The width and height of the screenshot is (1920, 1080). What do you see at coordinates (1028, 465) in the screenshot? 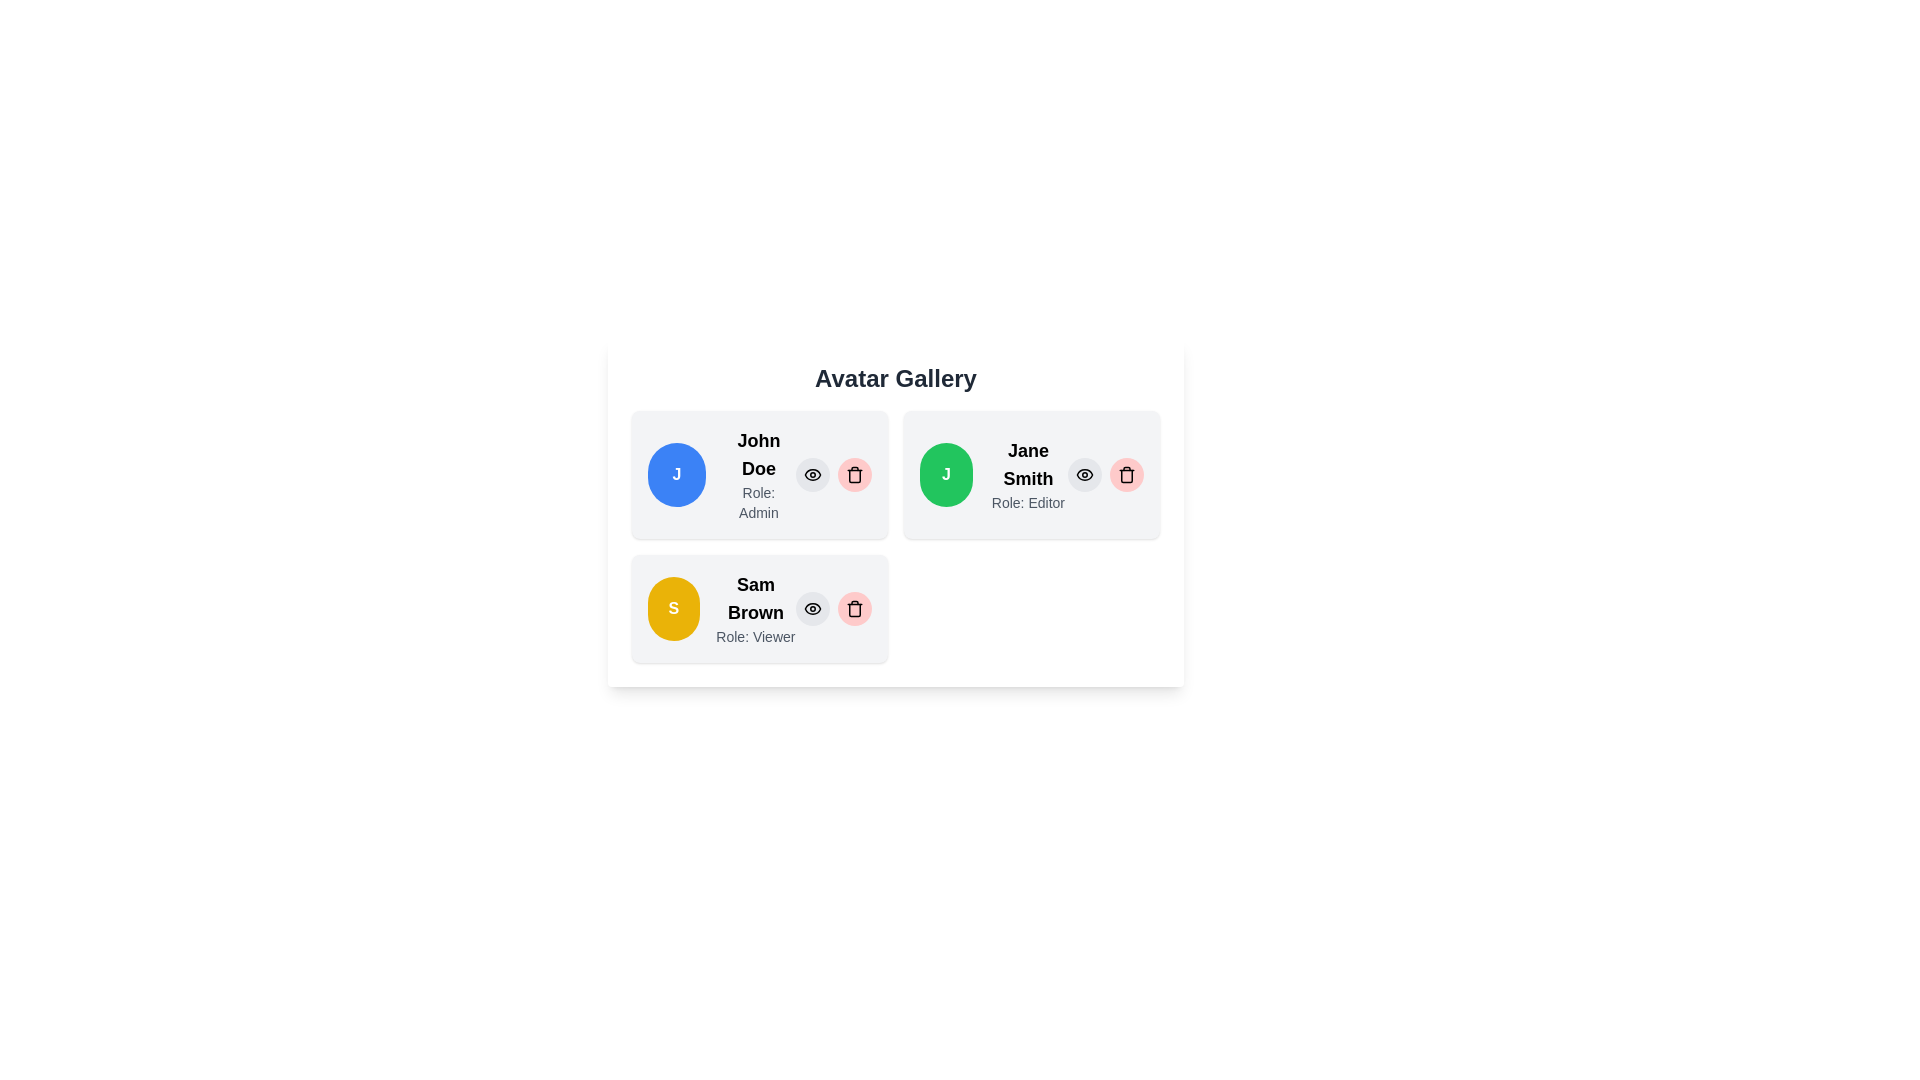
I see `the text label displaying 'Jane Smith', which is styled in a larger bold font and located in the top-right section of the interface` at bounding box center [1028, 465].